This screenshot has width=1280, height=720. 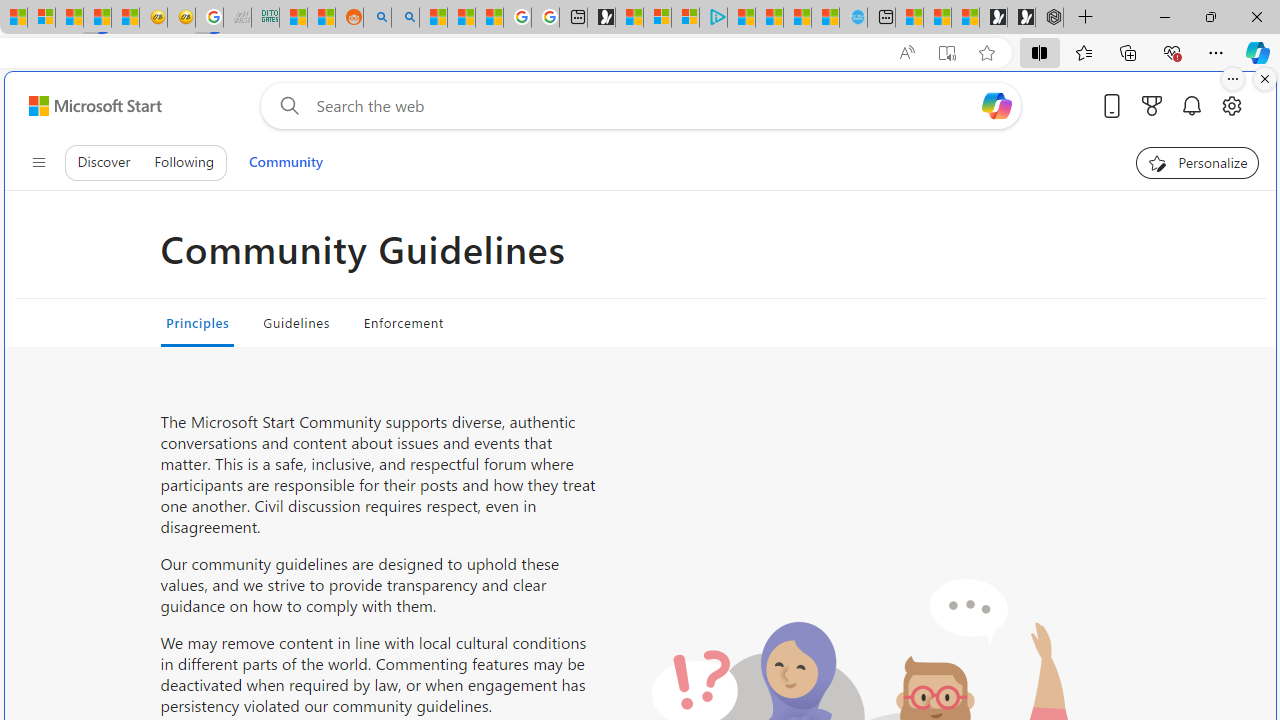 What do you see at coordinates (38, 162) in the screenshot?
I see `'Class: control icon-only'` at bounding box center [38, 162].